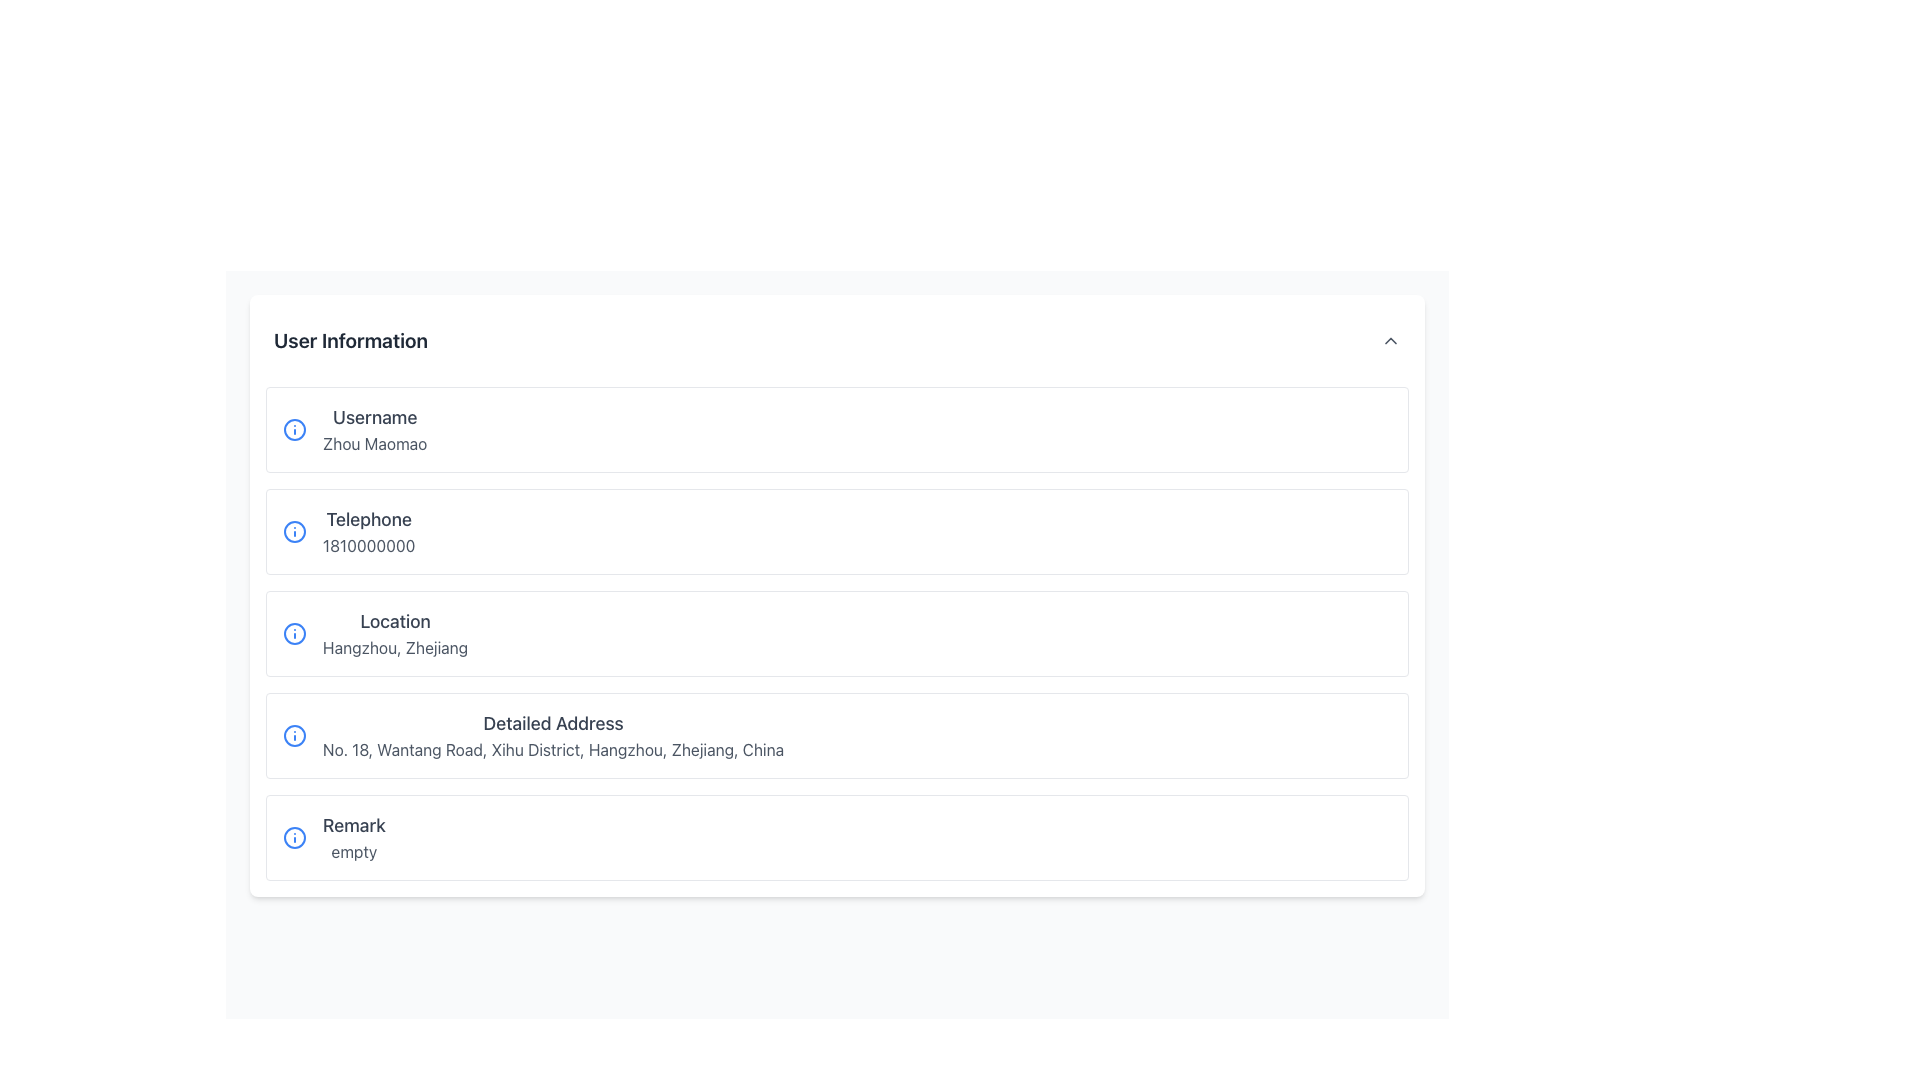  What do you see at coordinates (293, 837) in the screenshot?
I see `the informational tooltip trigger icon located in the 'Remark' section to the left of the text 'empty'` at bounding box center [293, 837].